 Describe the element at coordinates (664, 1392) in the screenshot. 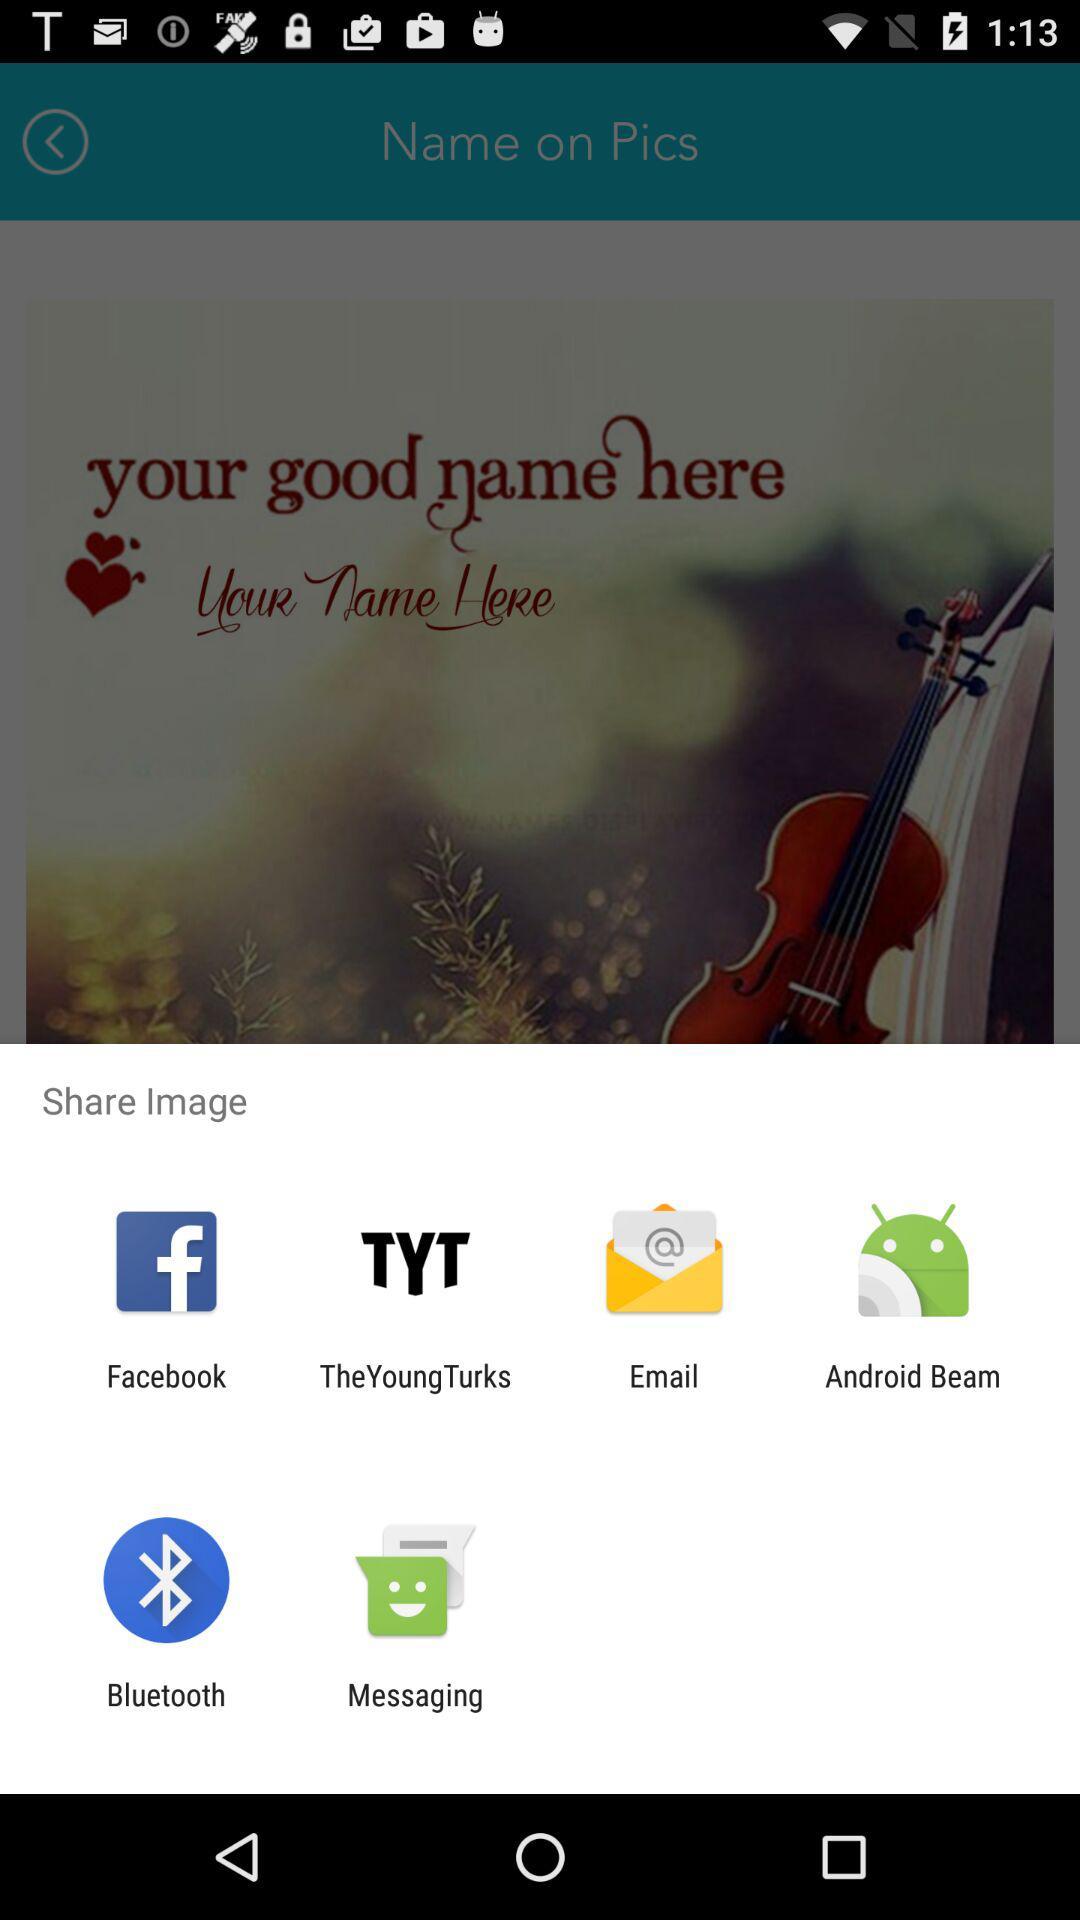

I see `the app to the right of the theyoungturks icon` at that location.